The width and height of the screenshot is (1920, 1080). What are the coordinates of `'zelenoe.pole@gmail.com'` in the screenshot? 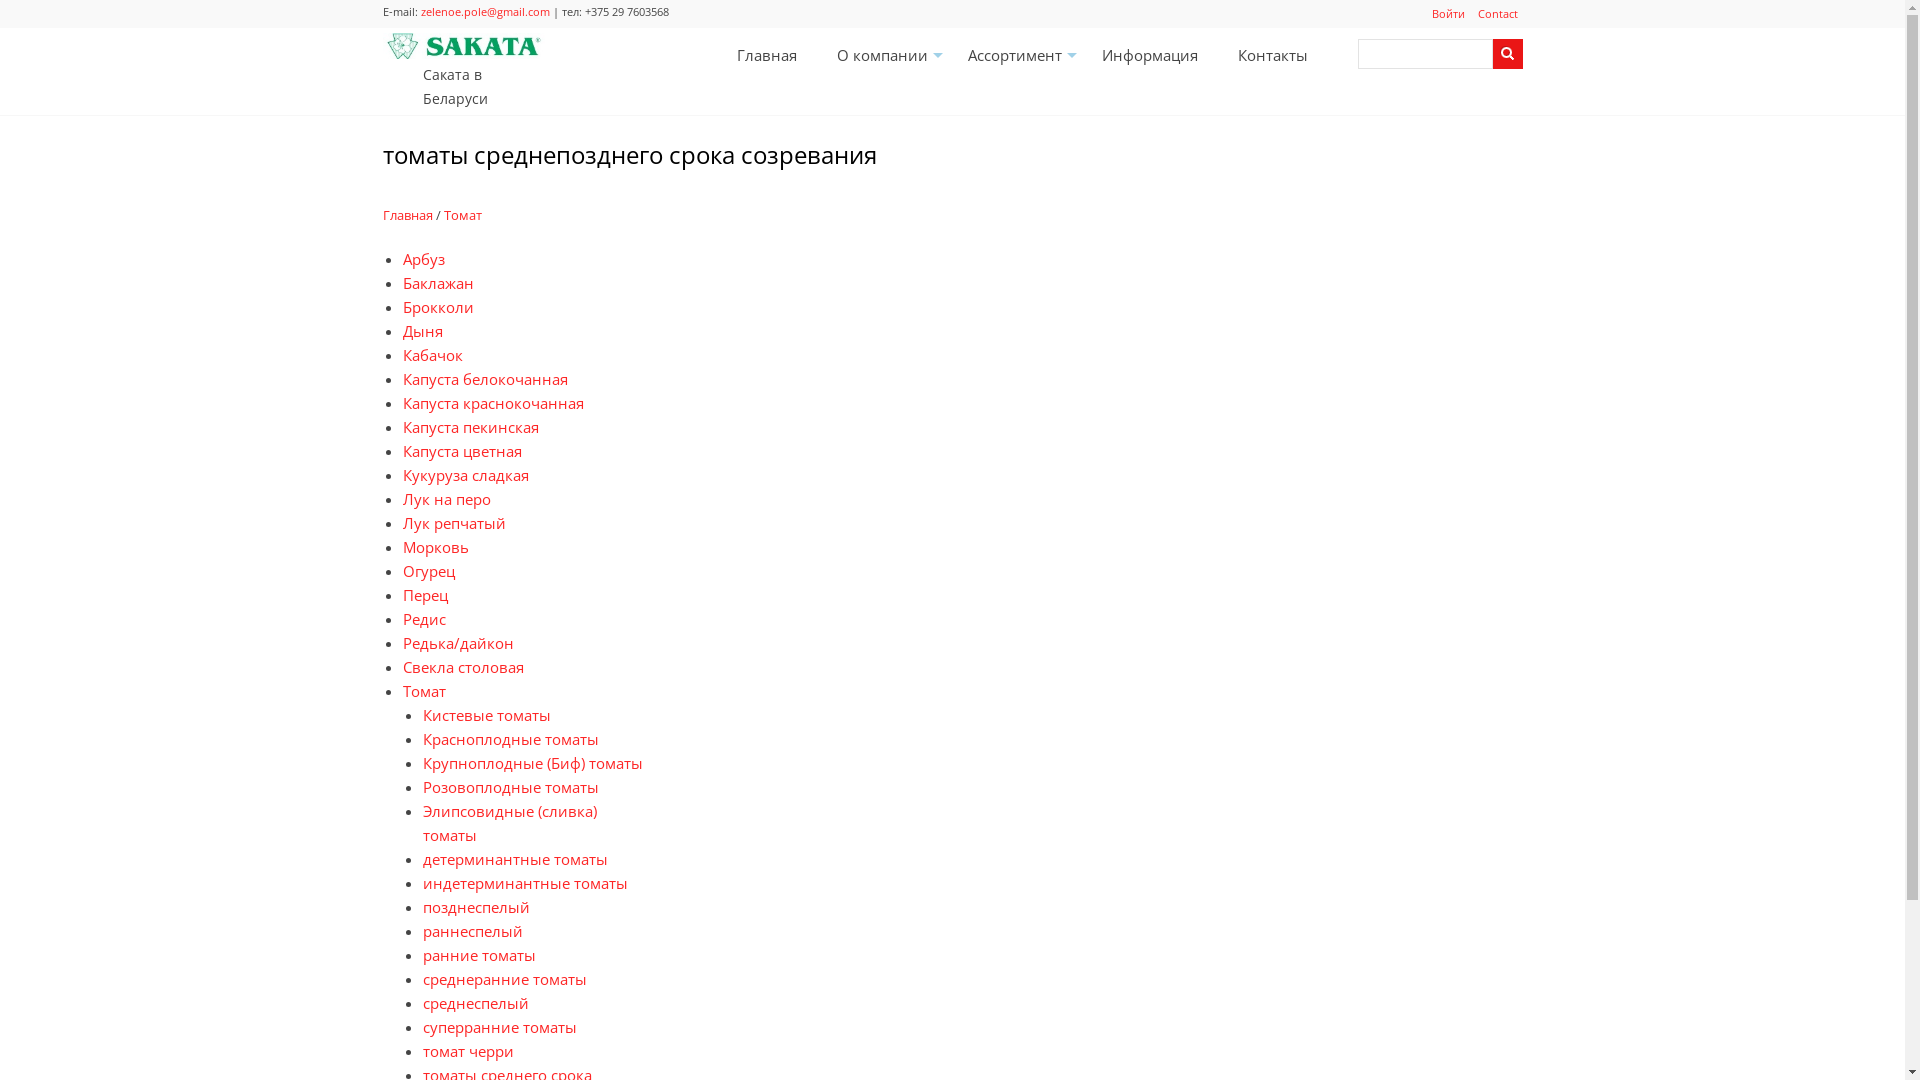 It's located at (484, 11).